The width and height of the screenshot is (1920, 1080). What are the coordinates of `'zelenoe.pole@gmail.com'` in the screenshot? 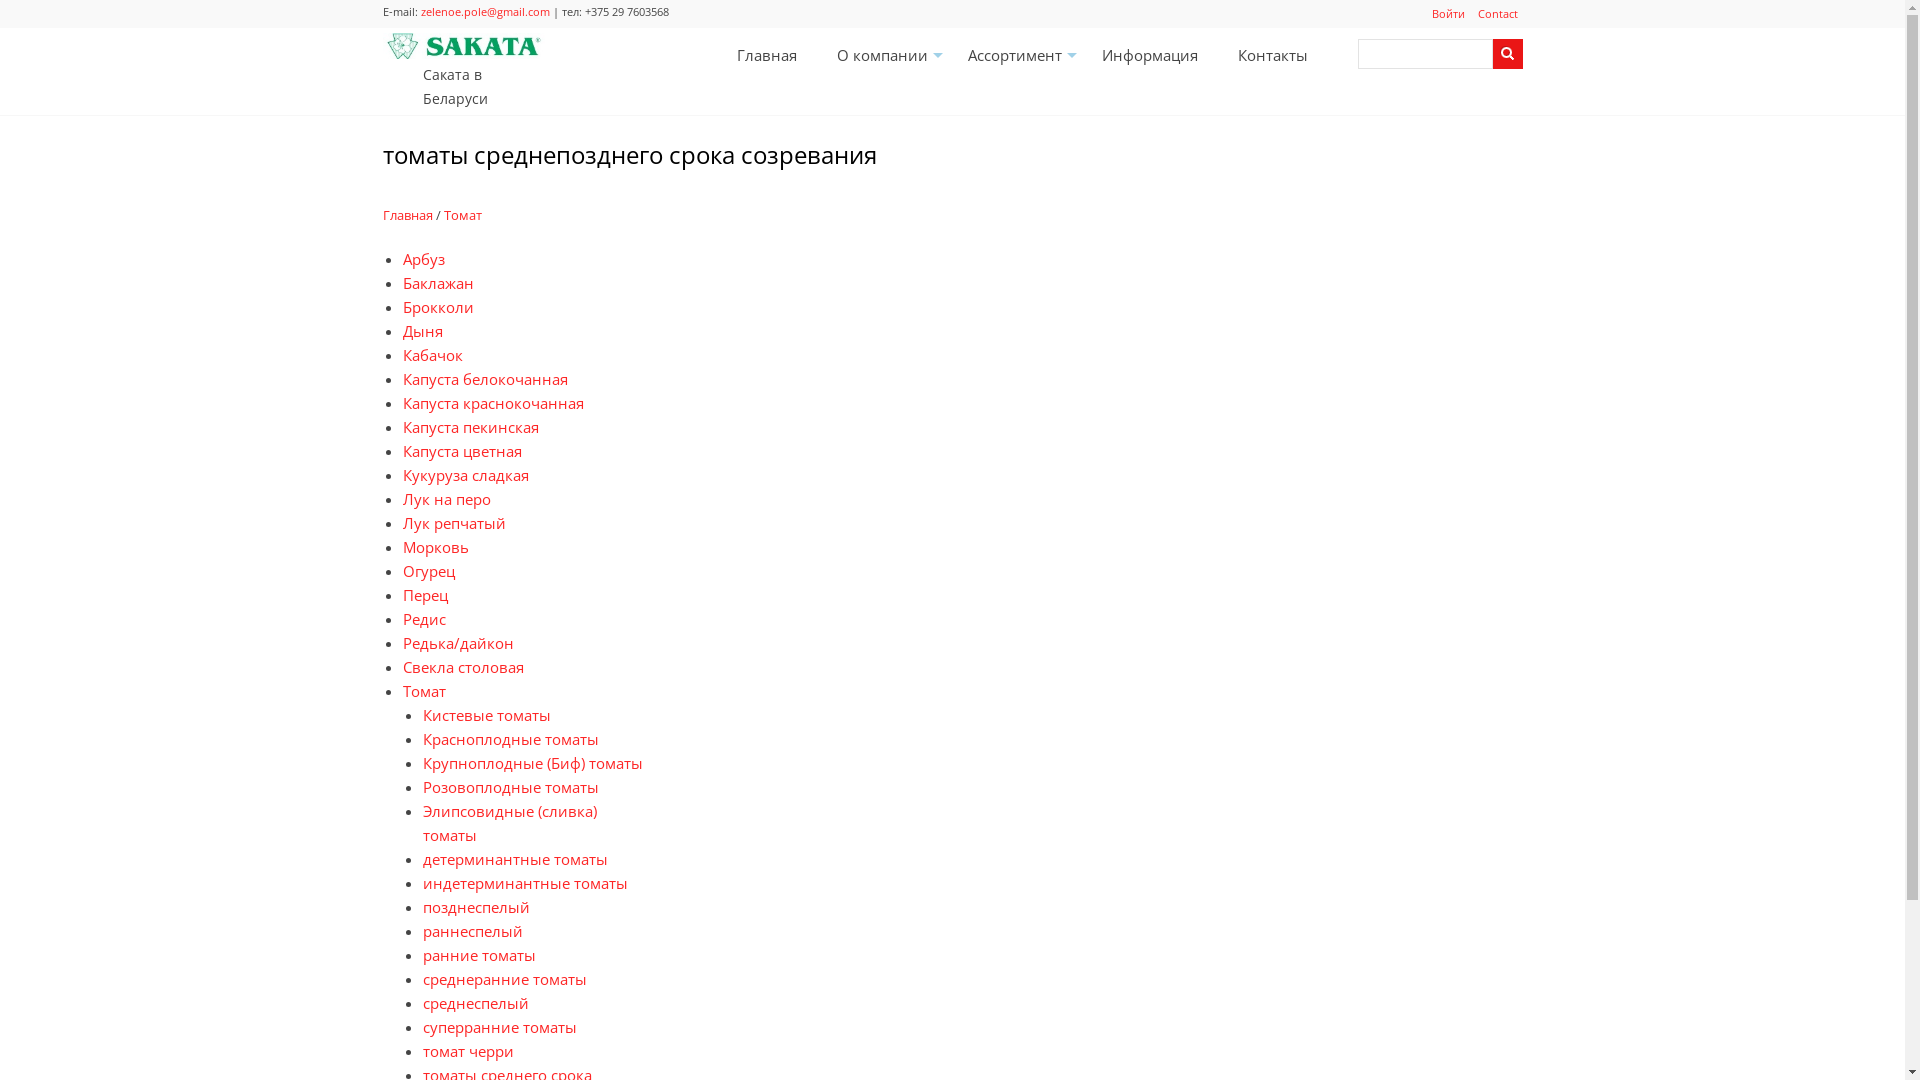 It's located at (484, 11).